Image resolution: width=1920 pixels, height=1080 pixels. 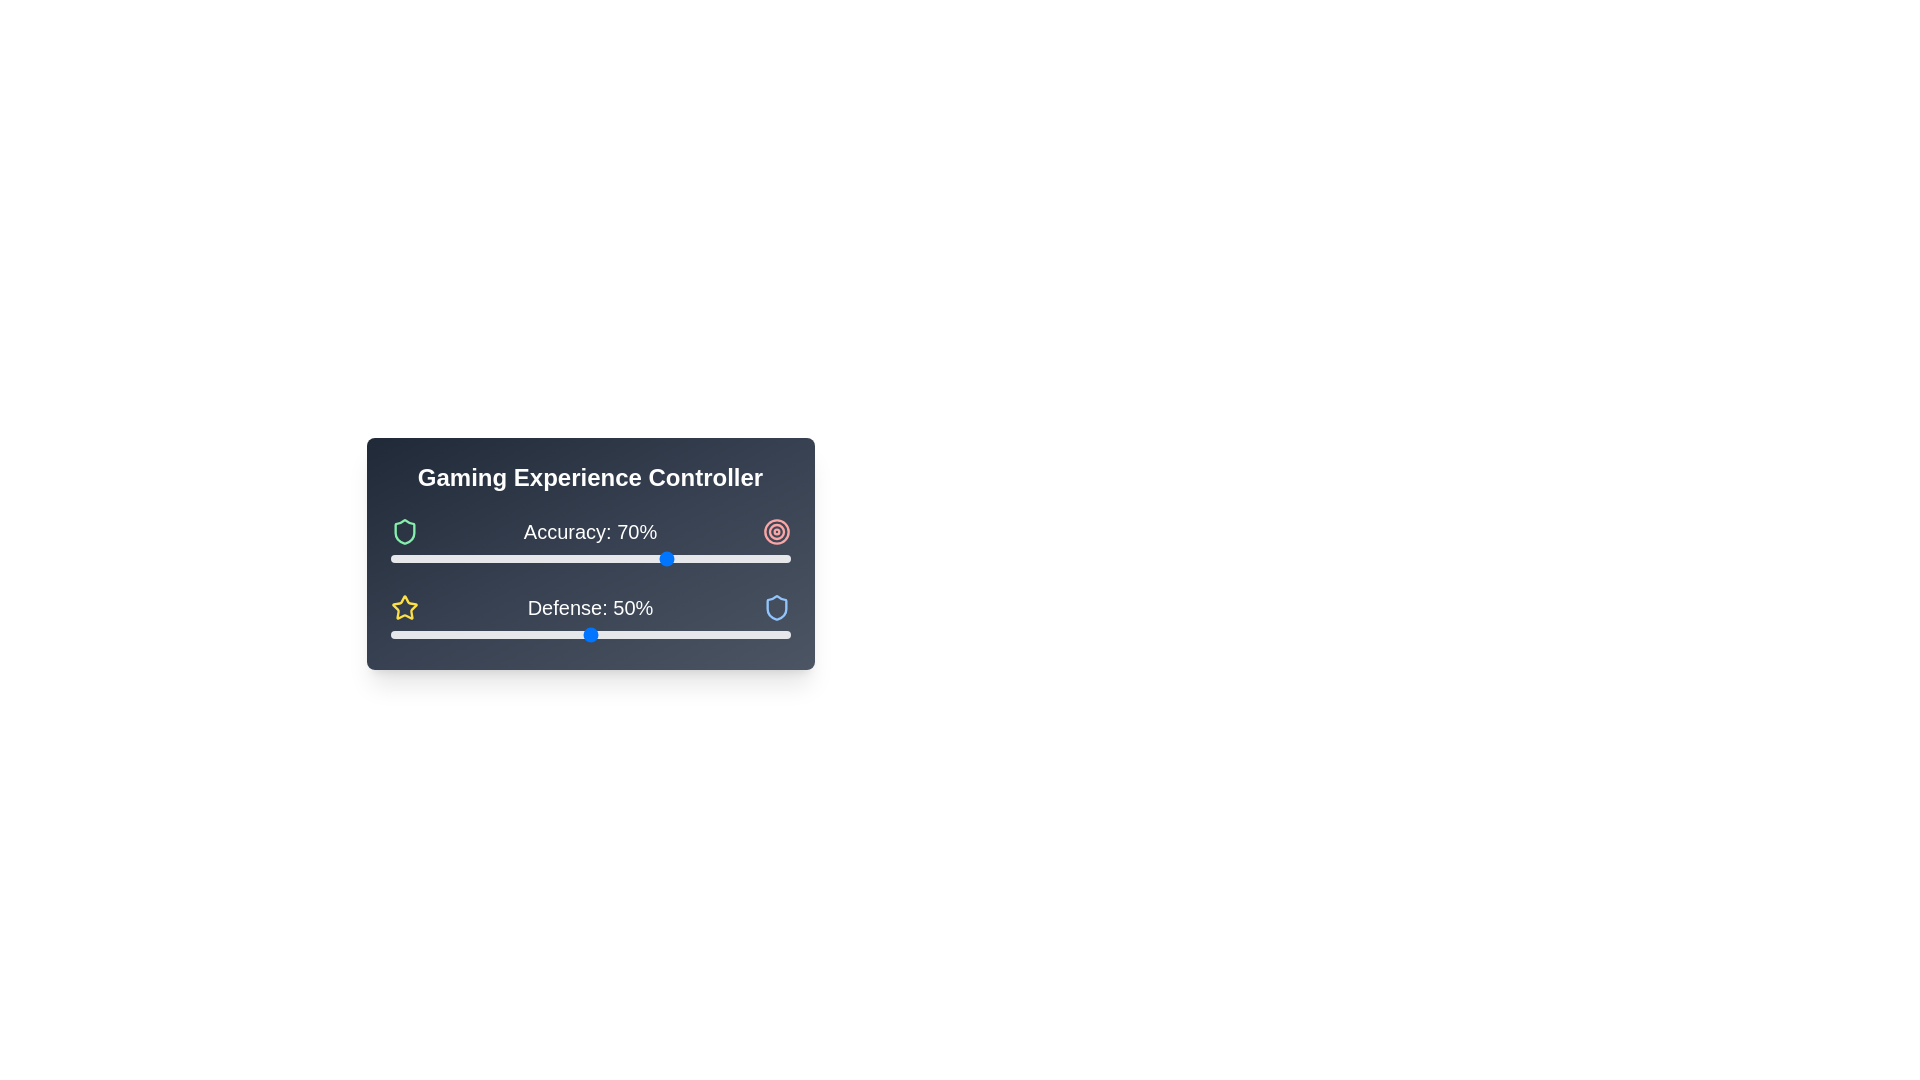 I want to click on the 'Defense' slider to set its value to 63% by dragging the slider to the corresponding position, so click(x=642, y=635).